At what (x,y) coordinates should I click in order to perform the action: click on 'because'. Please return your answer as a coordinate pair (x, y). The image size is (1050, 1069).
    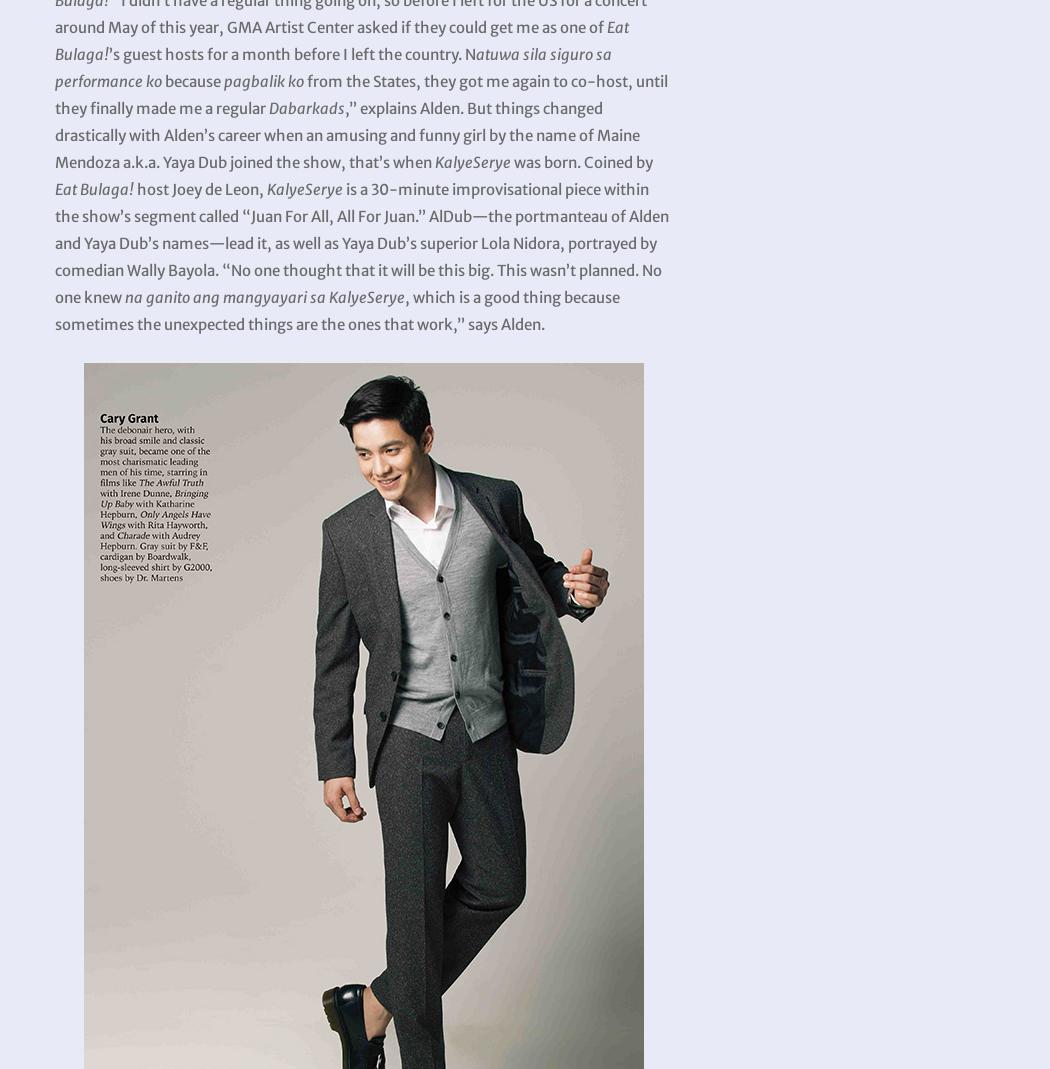
    Looking at the image, I should click on (191, 80).